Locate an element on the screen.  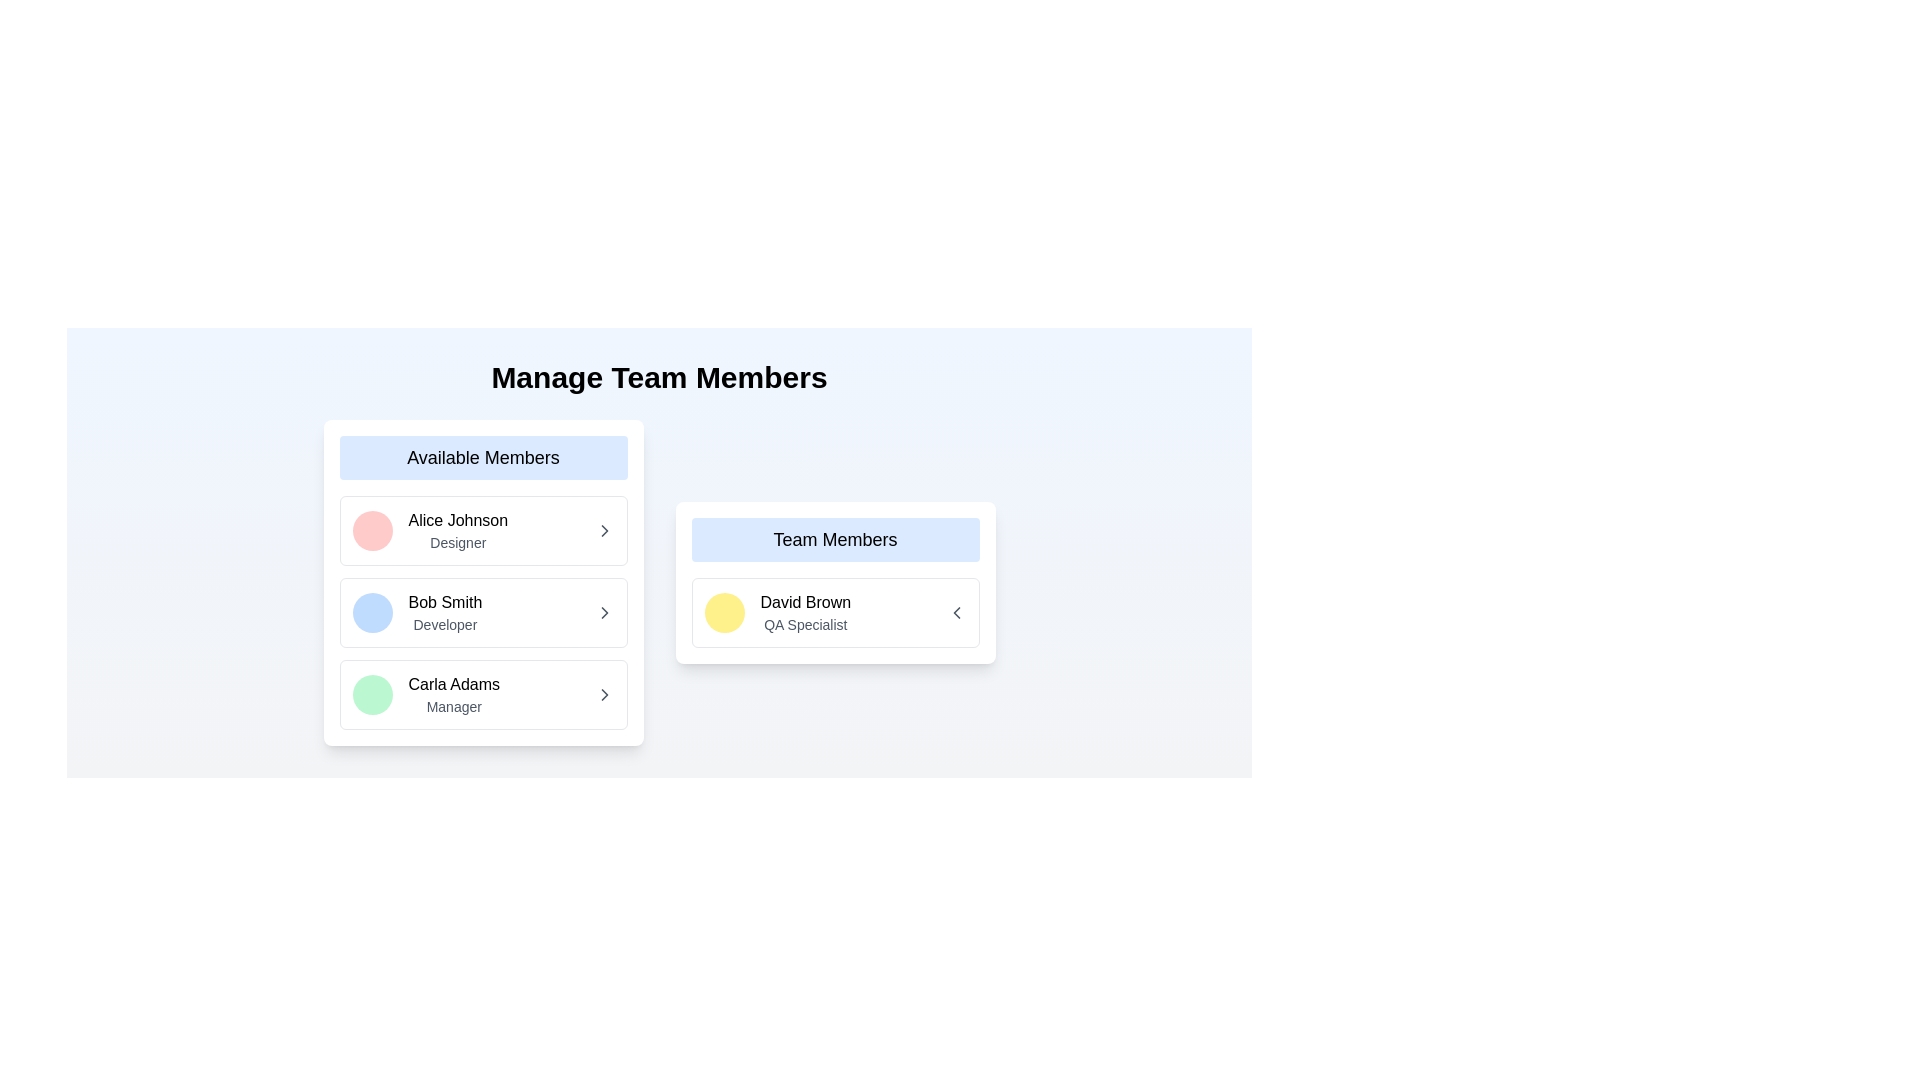
the list item featuring 'Carla Adams', a green circular icon, and navigation arrow is located at coordinates (483, 693).